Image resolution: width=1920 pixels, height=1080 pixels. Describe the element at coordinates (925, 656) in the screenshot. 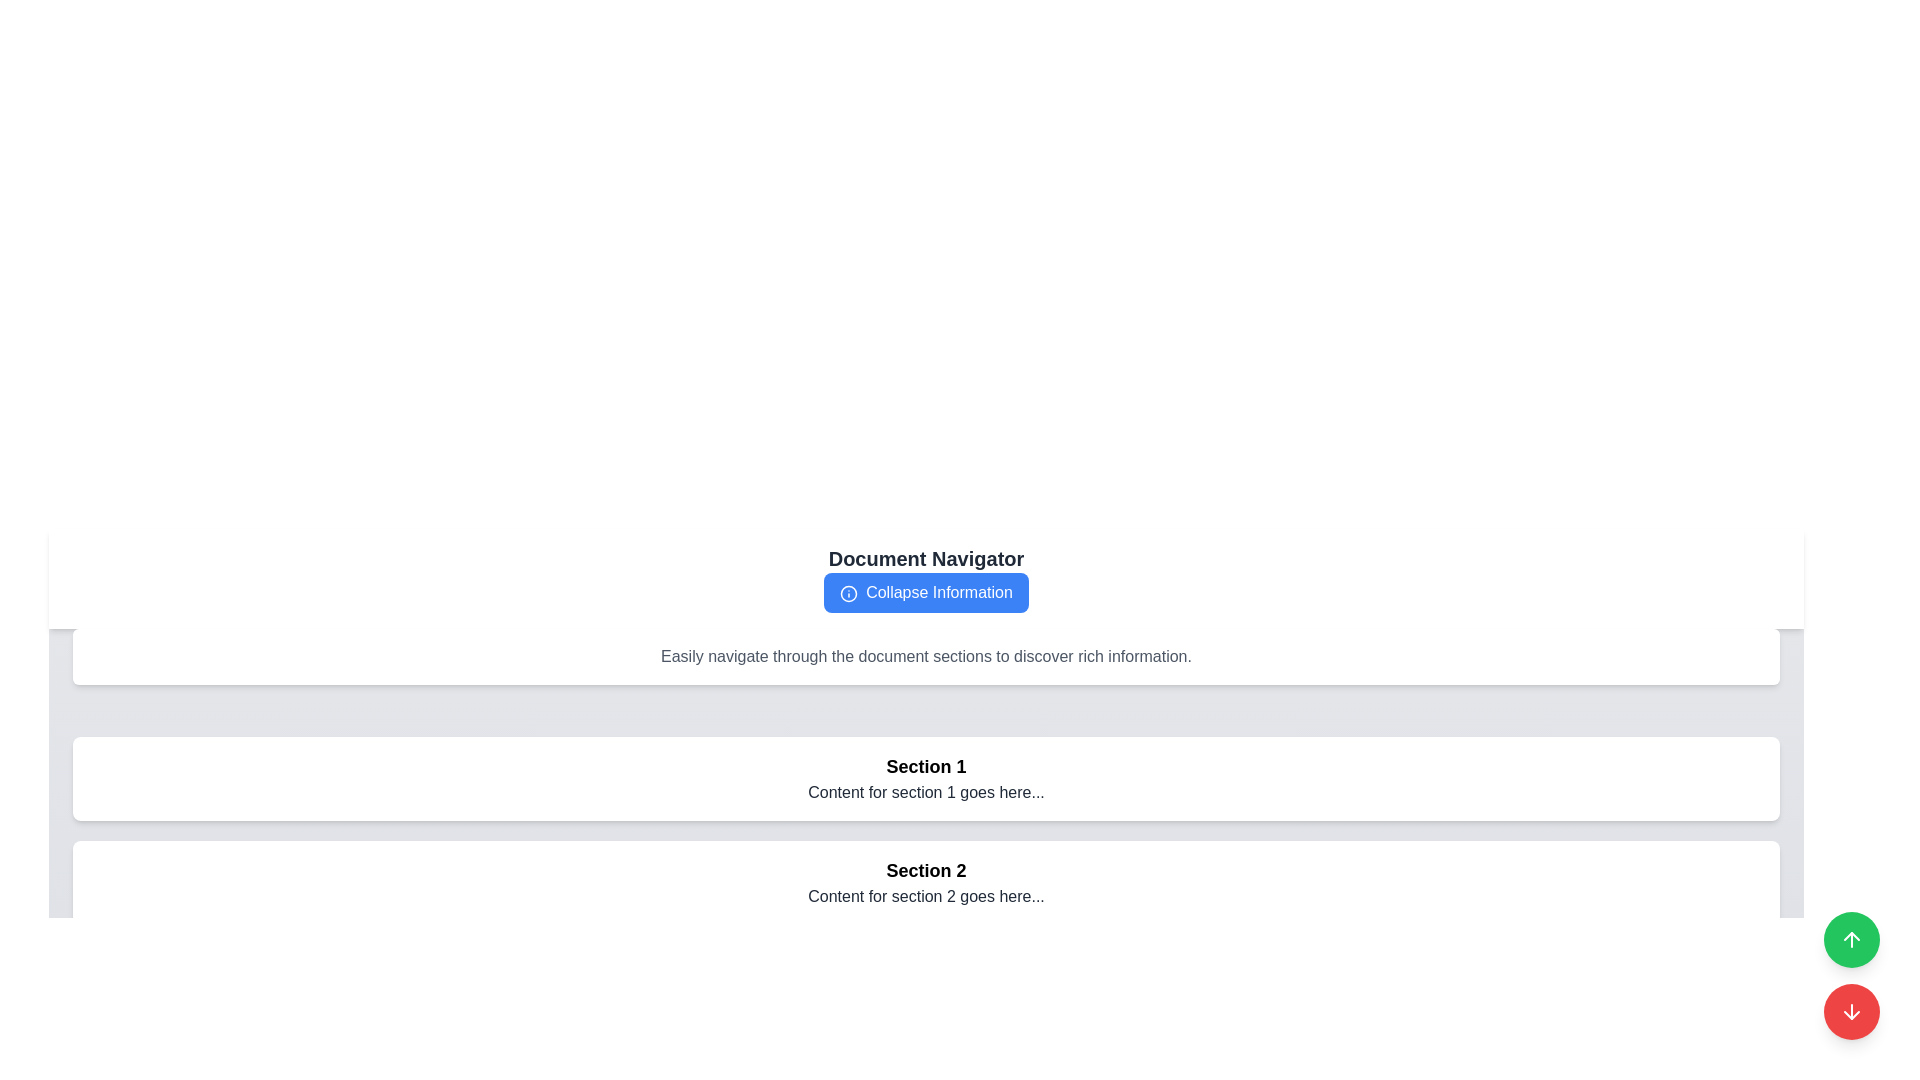

I see `the text label that contains the message 'Easily navigate through the document sections to discover rich information.' positioned below the 'Document Navigator' heading` at that location.